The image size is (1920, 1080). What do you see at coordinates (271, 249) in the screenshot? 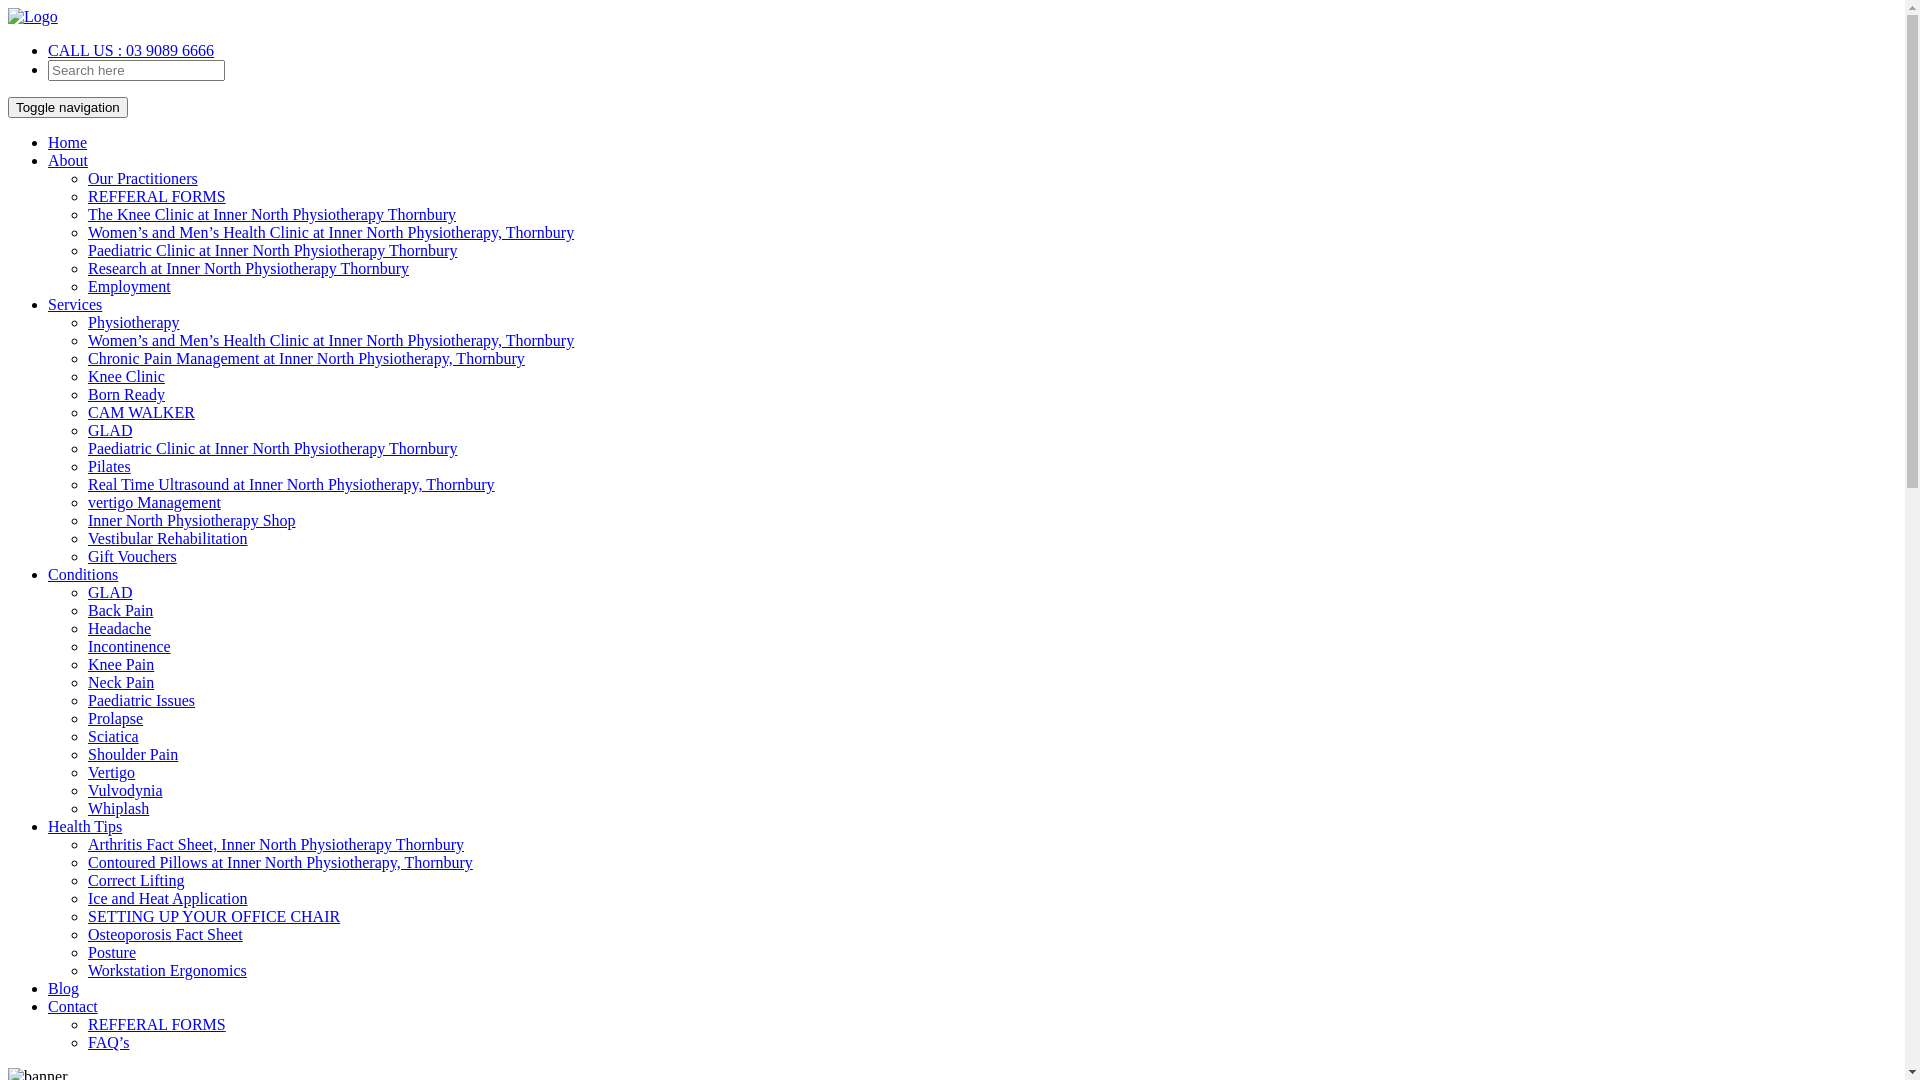
I see `'Paediatric Clinic at Inner North Physiotherapy Thornbury'` at bounding box center [271, 249].